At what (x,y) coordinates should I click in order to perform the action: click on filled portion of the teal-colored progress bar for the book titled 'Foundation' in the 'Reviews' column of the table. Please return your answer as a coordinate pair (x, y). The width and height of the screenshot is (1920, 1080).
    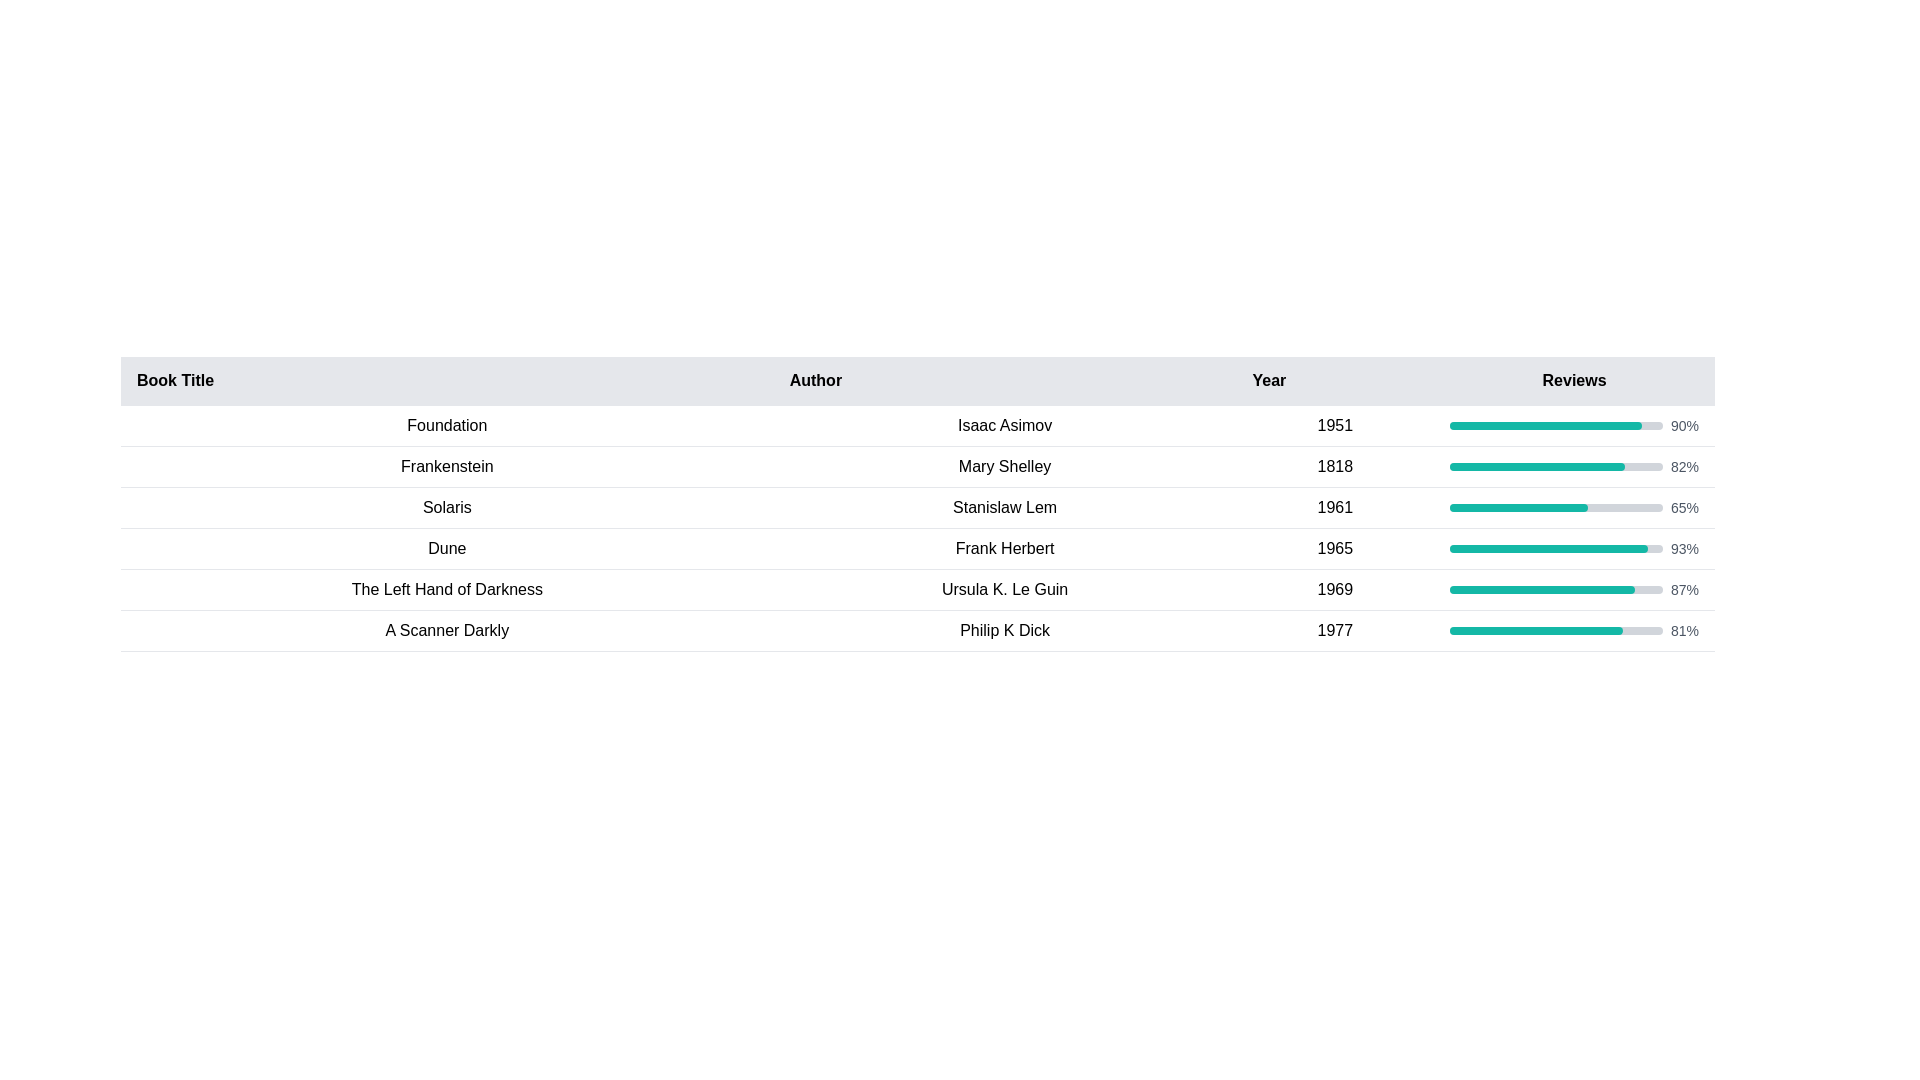
    Looking at the image, I should click on (1544, 424).